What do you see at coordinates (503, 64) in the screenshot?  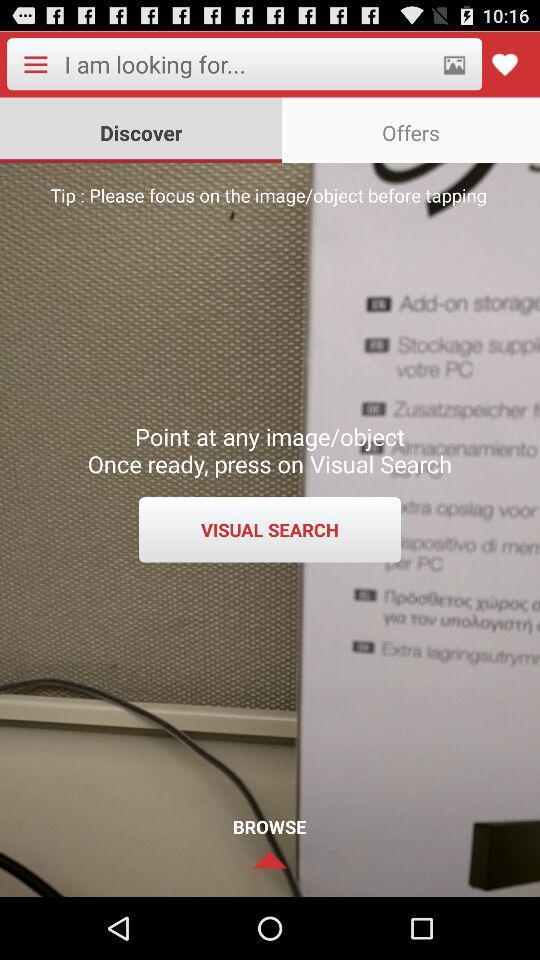 I see `like` at bounding box center [503, 64].